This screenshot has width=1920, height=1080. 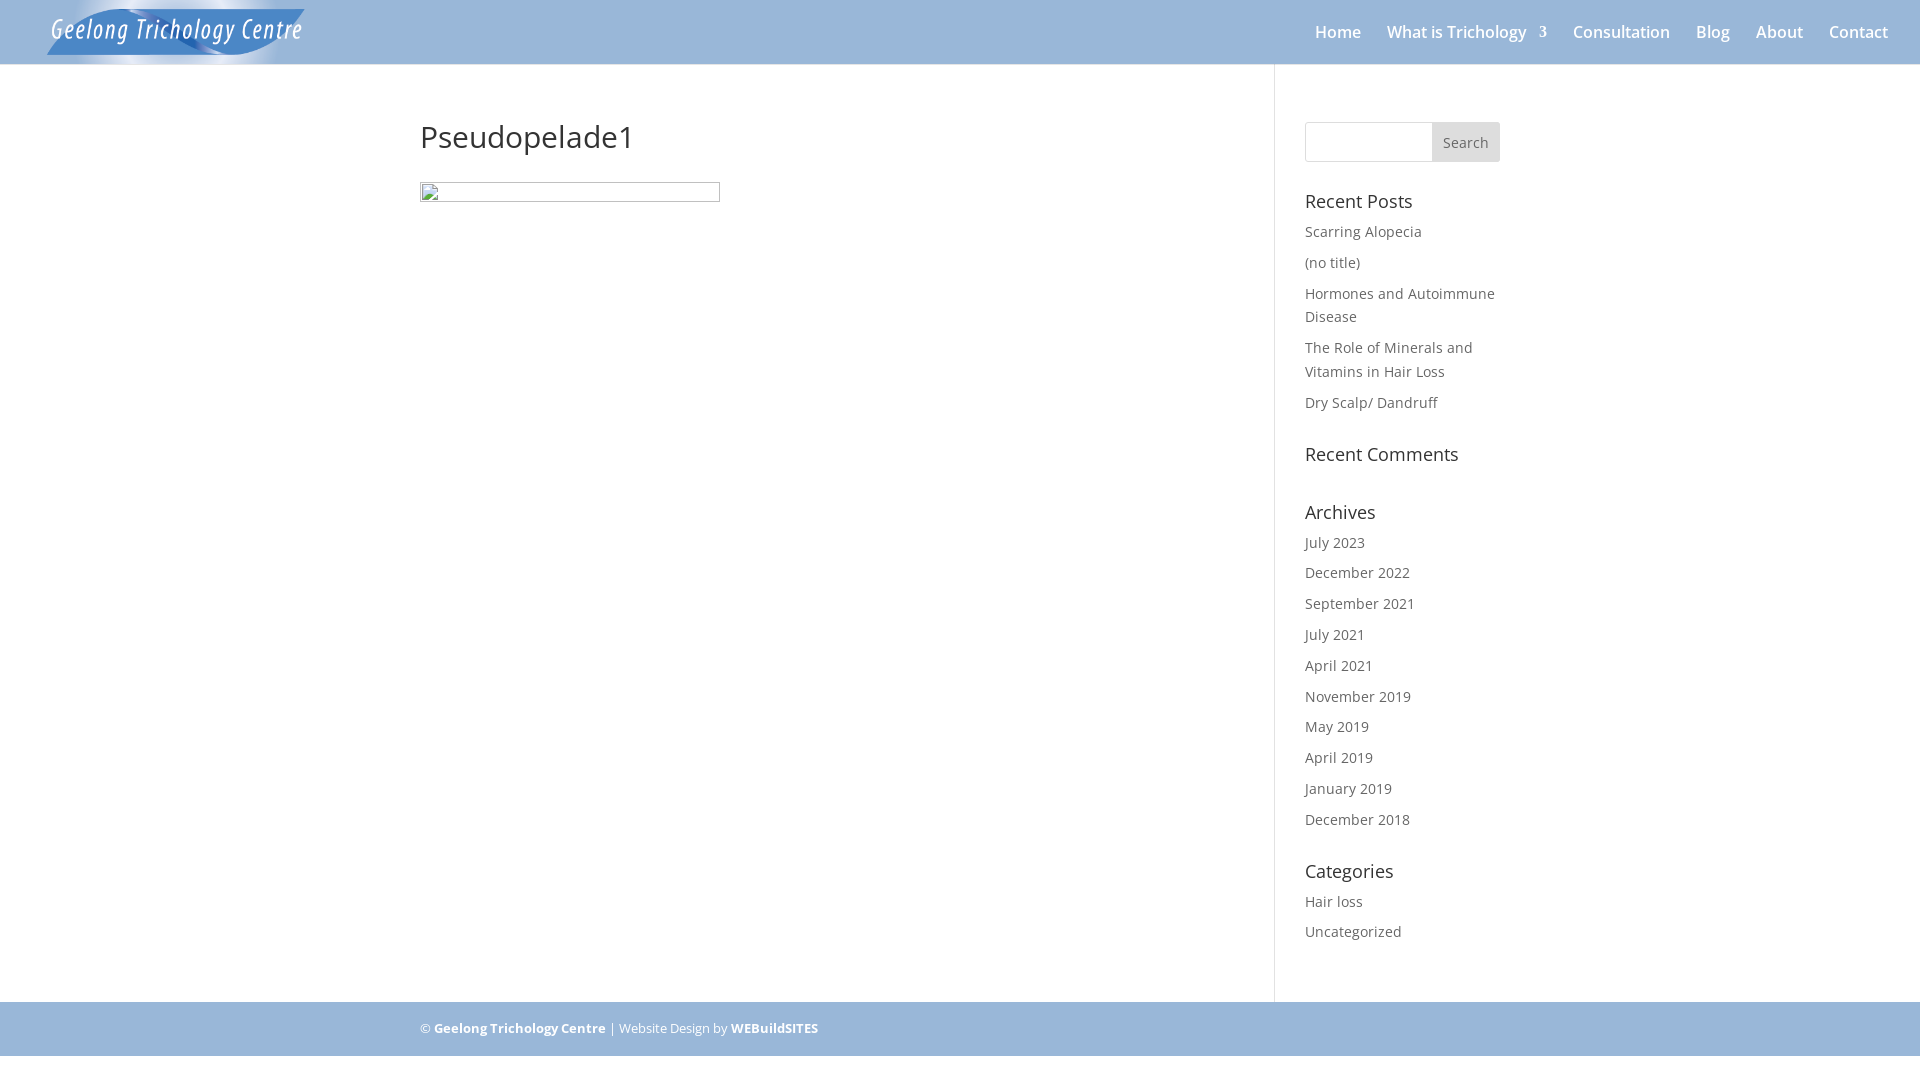 I want to click on 'About', so click(x=1755, y=44).